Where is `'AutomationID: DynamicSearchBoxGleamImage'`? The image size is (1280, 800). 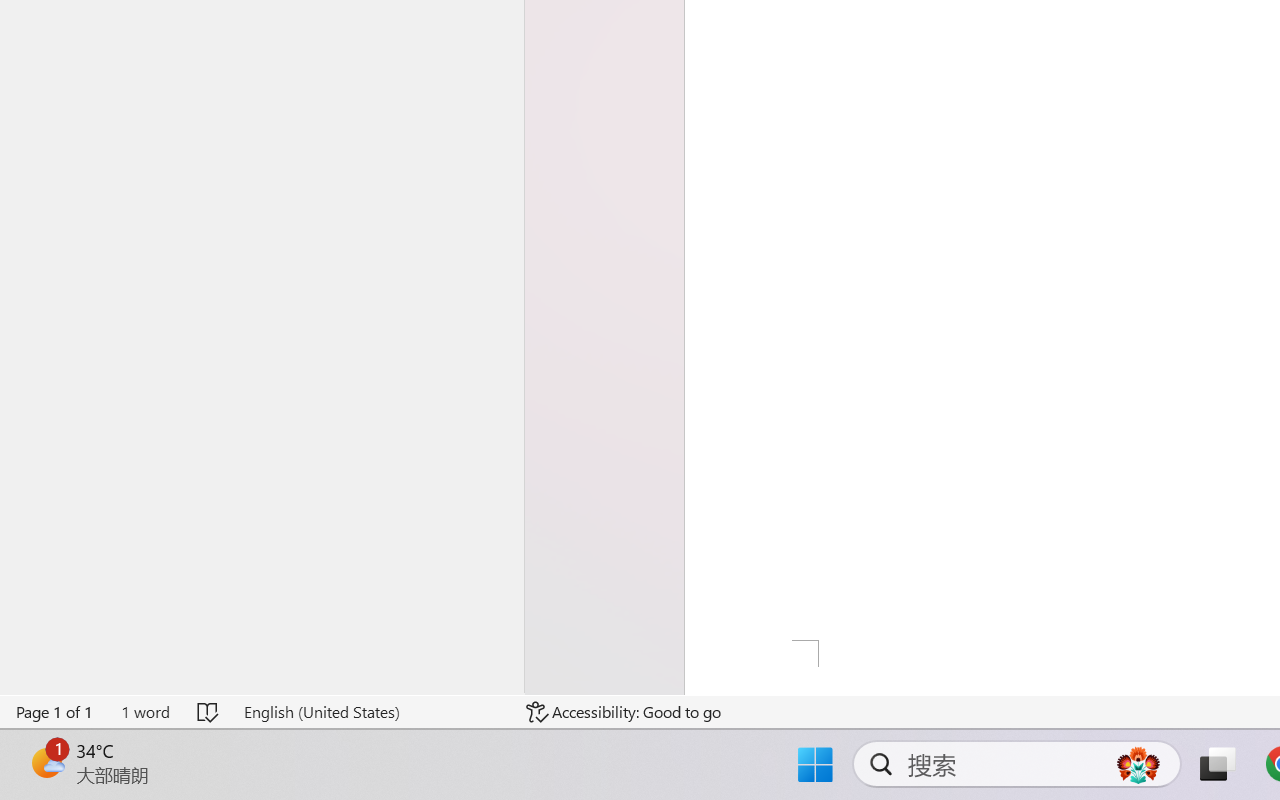
'AutomationID: DynamicSearchBoxGleamImage' is located at coordinates (1138, 764).